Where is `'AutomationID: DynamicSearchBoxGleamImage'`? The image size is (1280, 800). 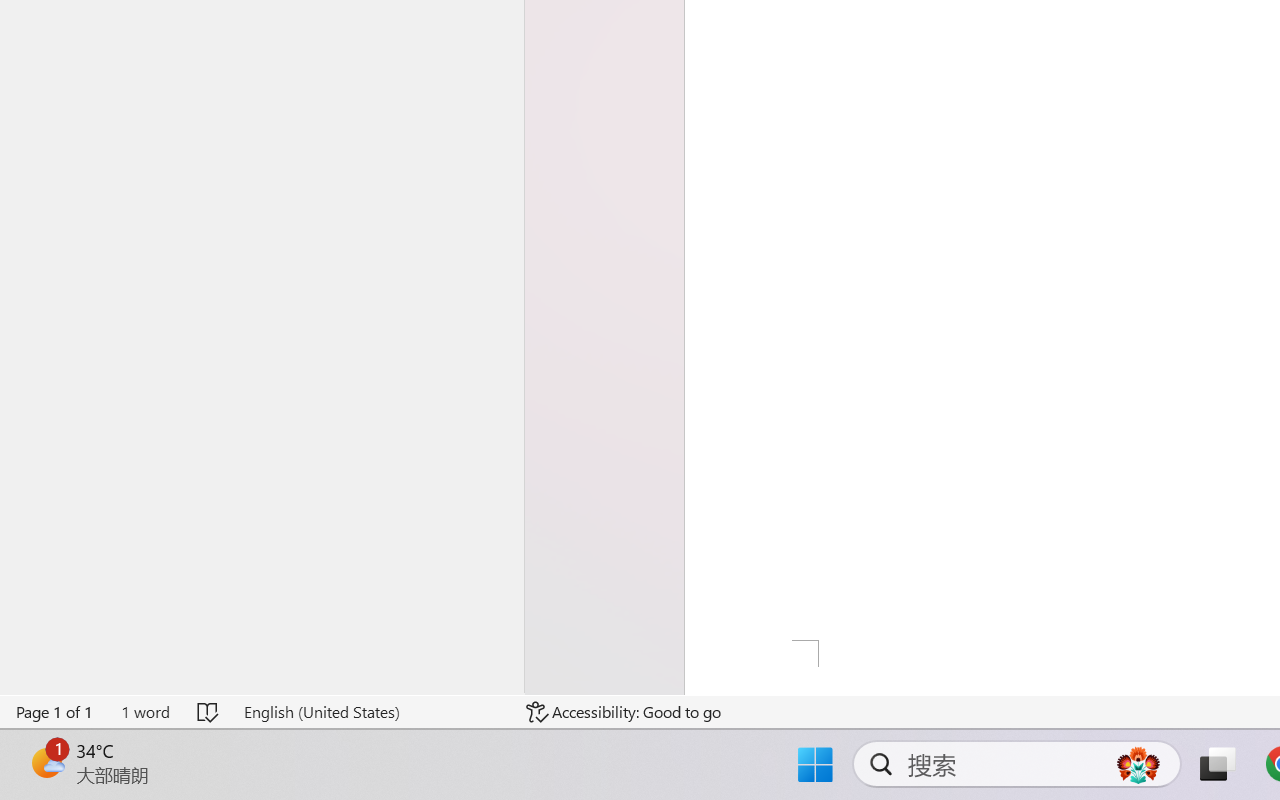
'AutomationID: DynamicSearchBoxGleamImage' is located at coordinates (1138, 764).